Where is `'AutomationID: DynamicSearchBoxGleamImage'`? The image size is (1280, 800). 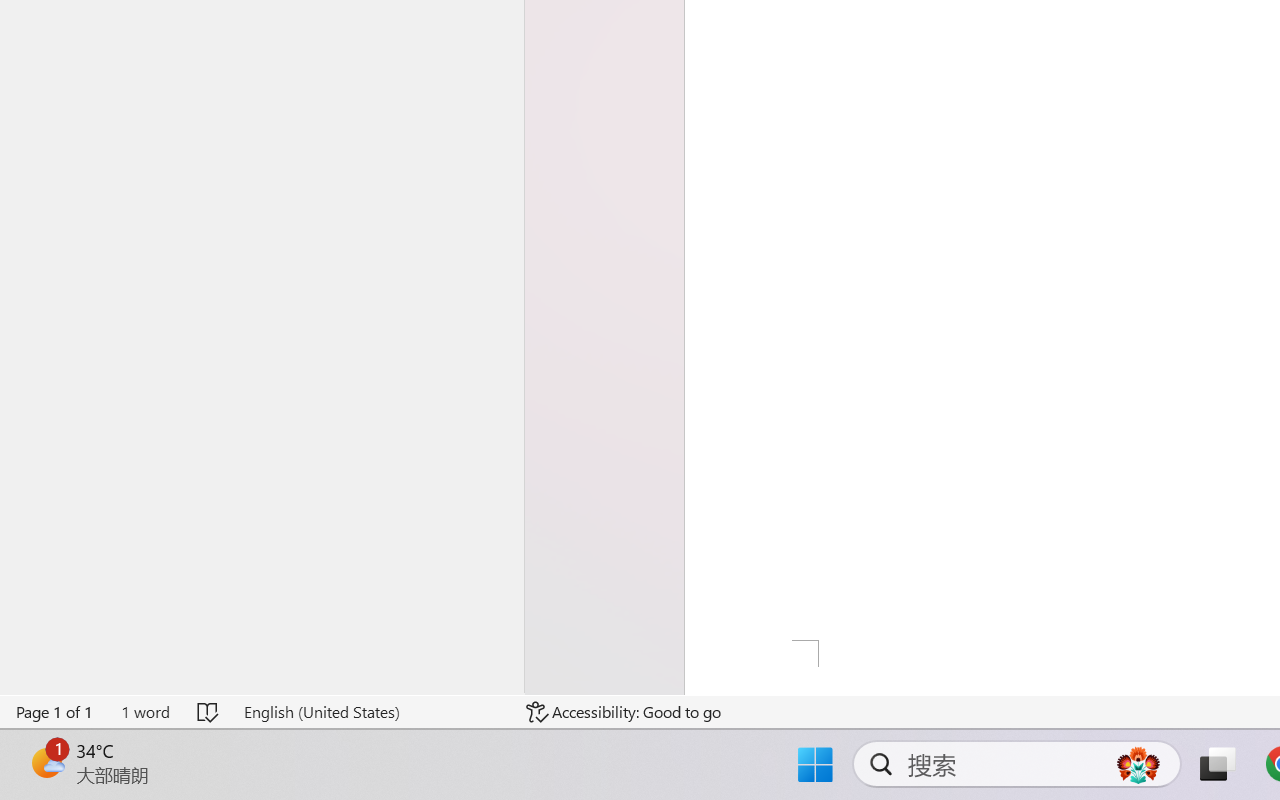
'AutomationID: DynamicSearchBoxGleamImage' is located at coordinates (1138, 764).